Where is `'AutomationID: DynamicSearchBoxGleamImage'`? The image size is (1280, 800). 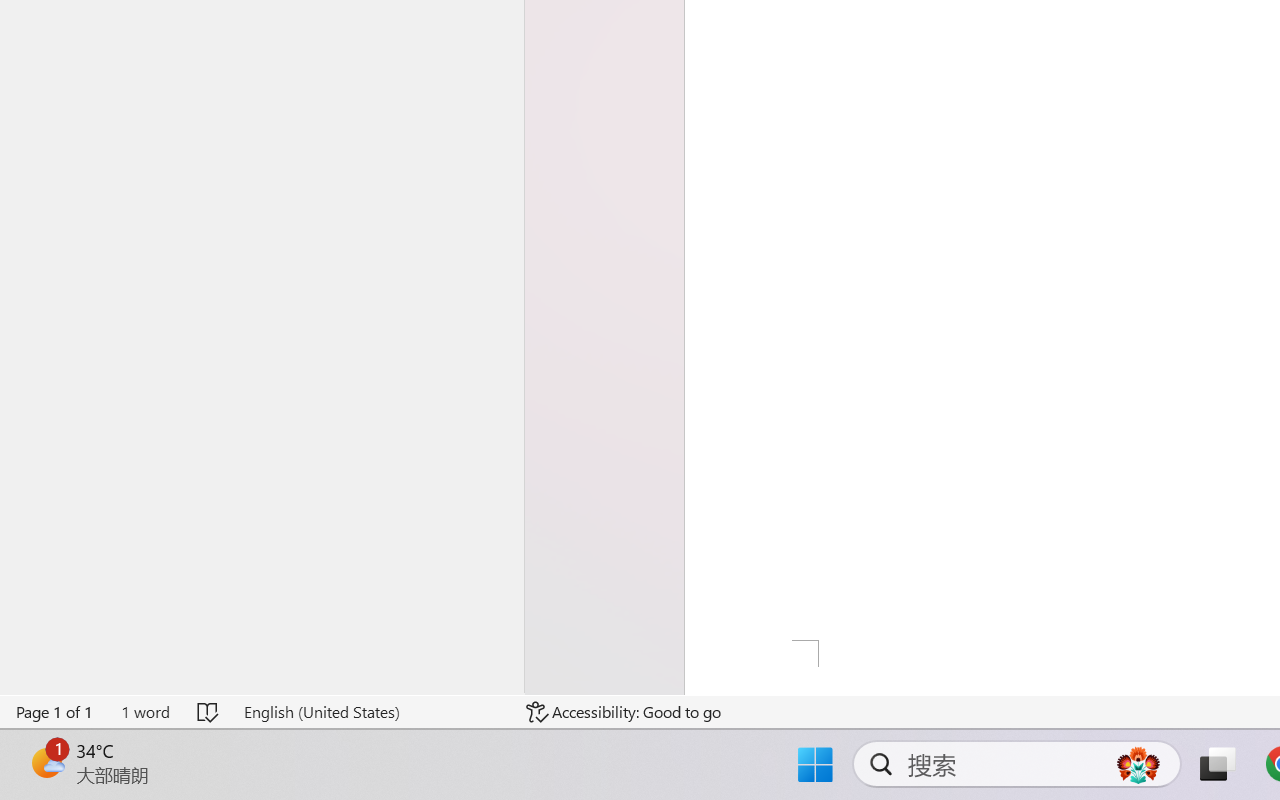
'AutomationID: DynamicSearchBoxGleamImage' is located at coordinates (1138, 764).